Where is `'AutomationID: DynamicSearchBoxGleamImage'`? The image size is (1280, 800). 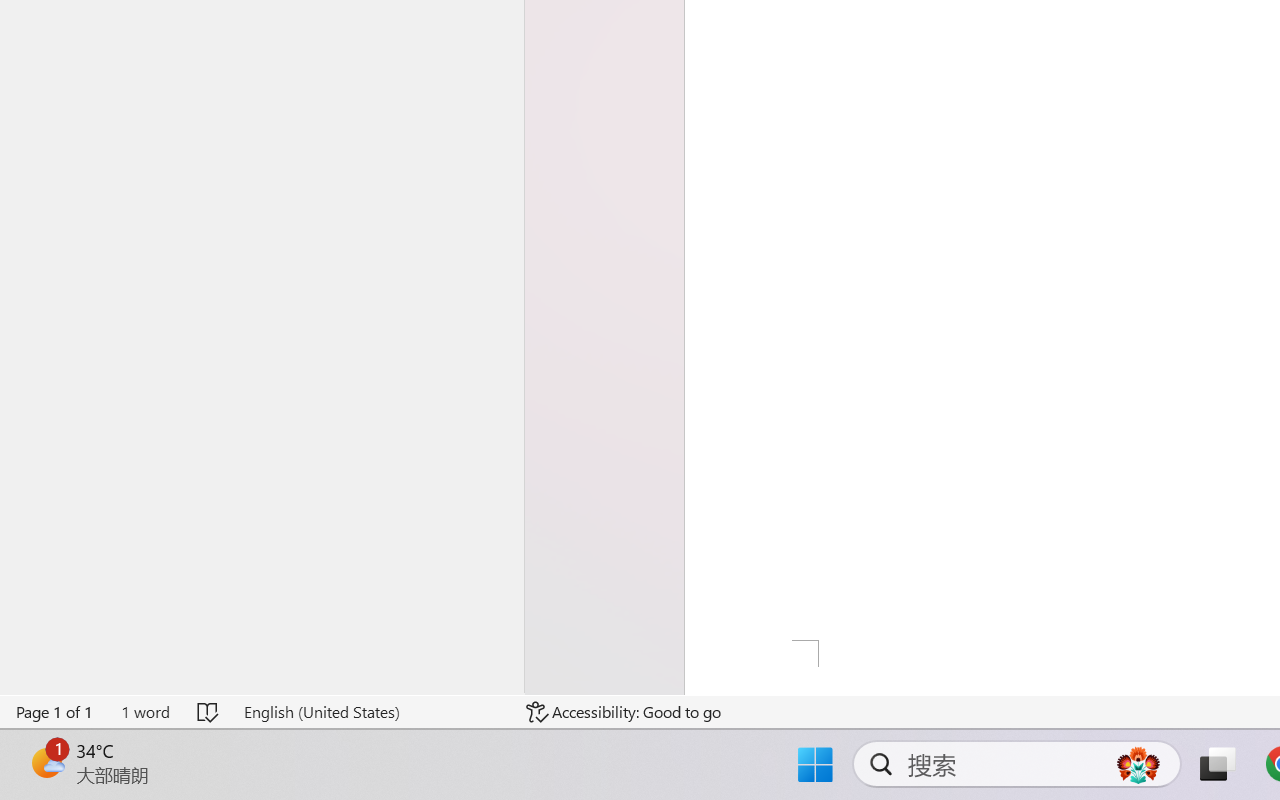
'AutomationID: DynamicSearchBoxGleamImage' is located at coordinates (1138, 764).